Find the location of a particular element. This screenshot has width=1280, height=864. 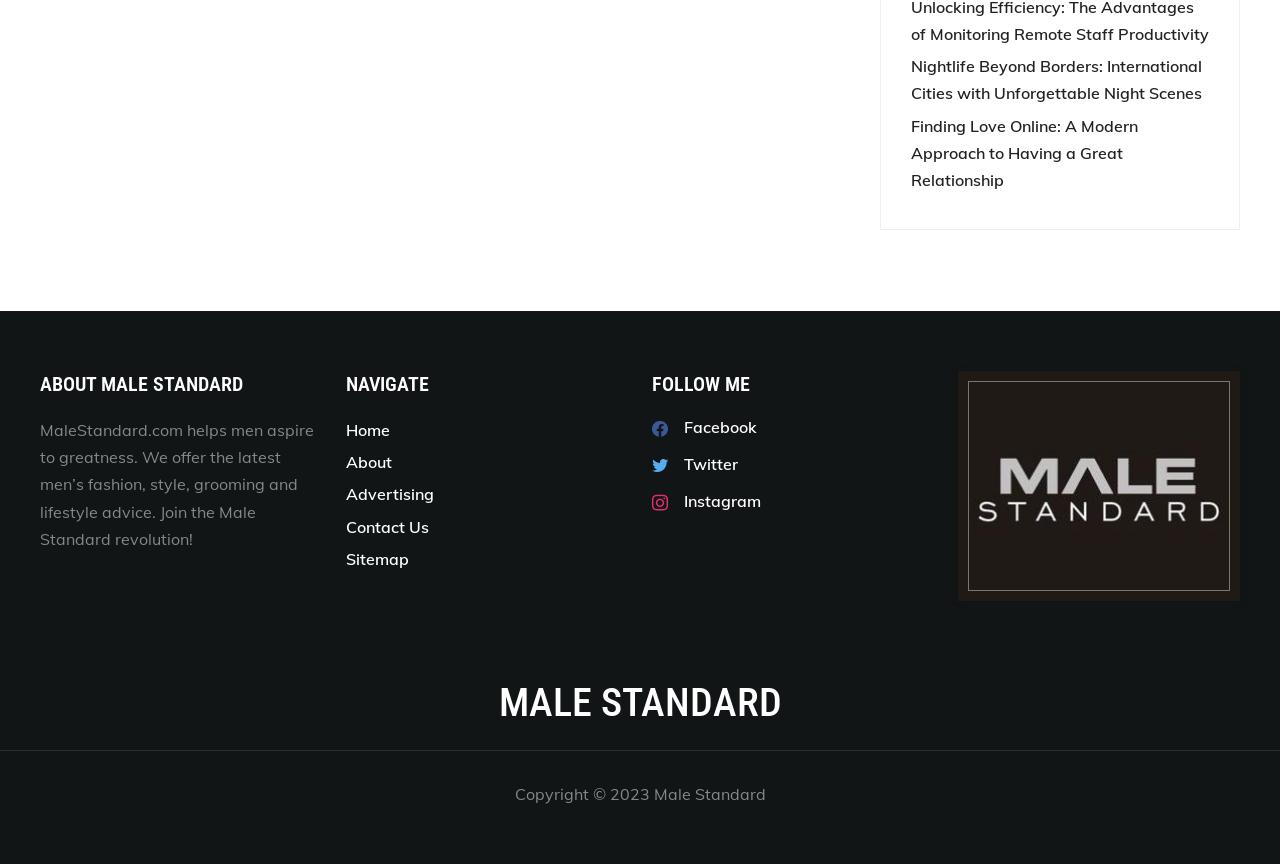

'Navigate' is located at coordinates (387, 382).